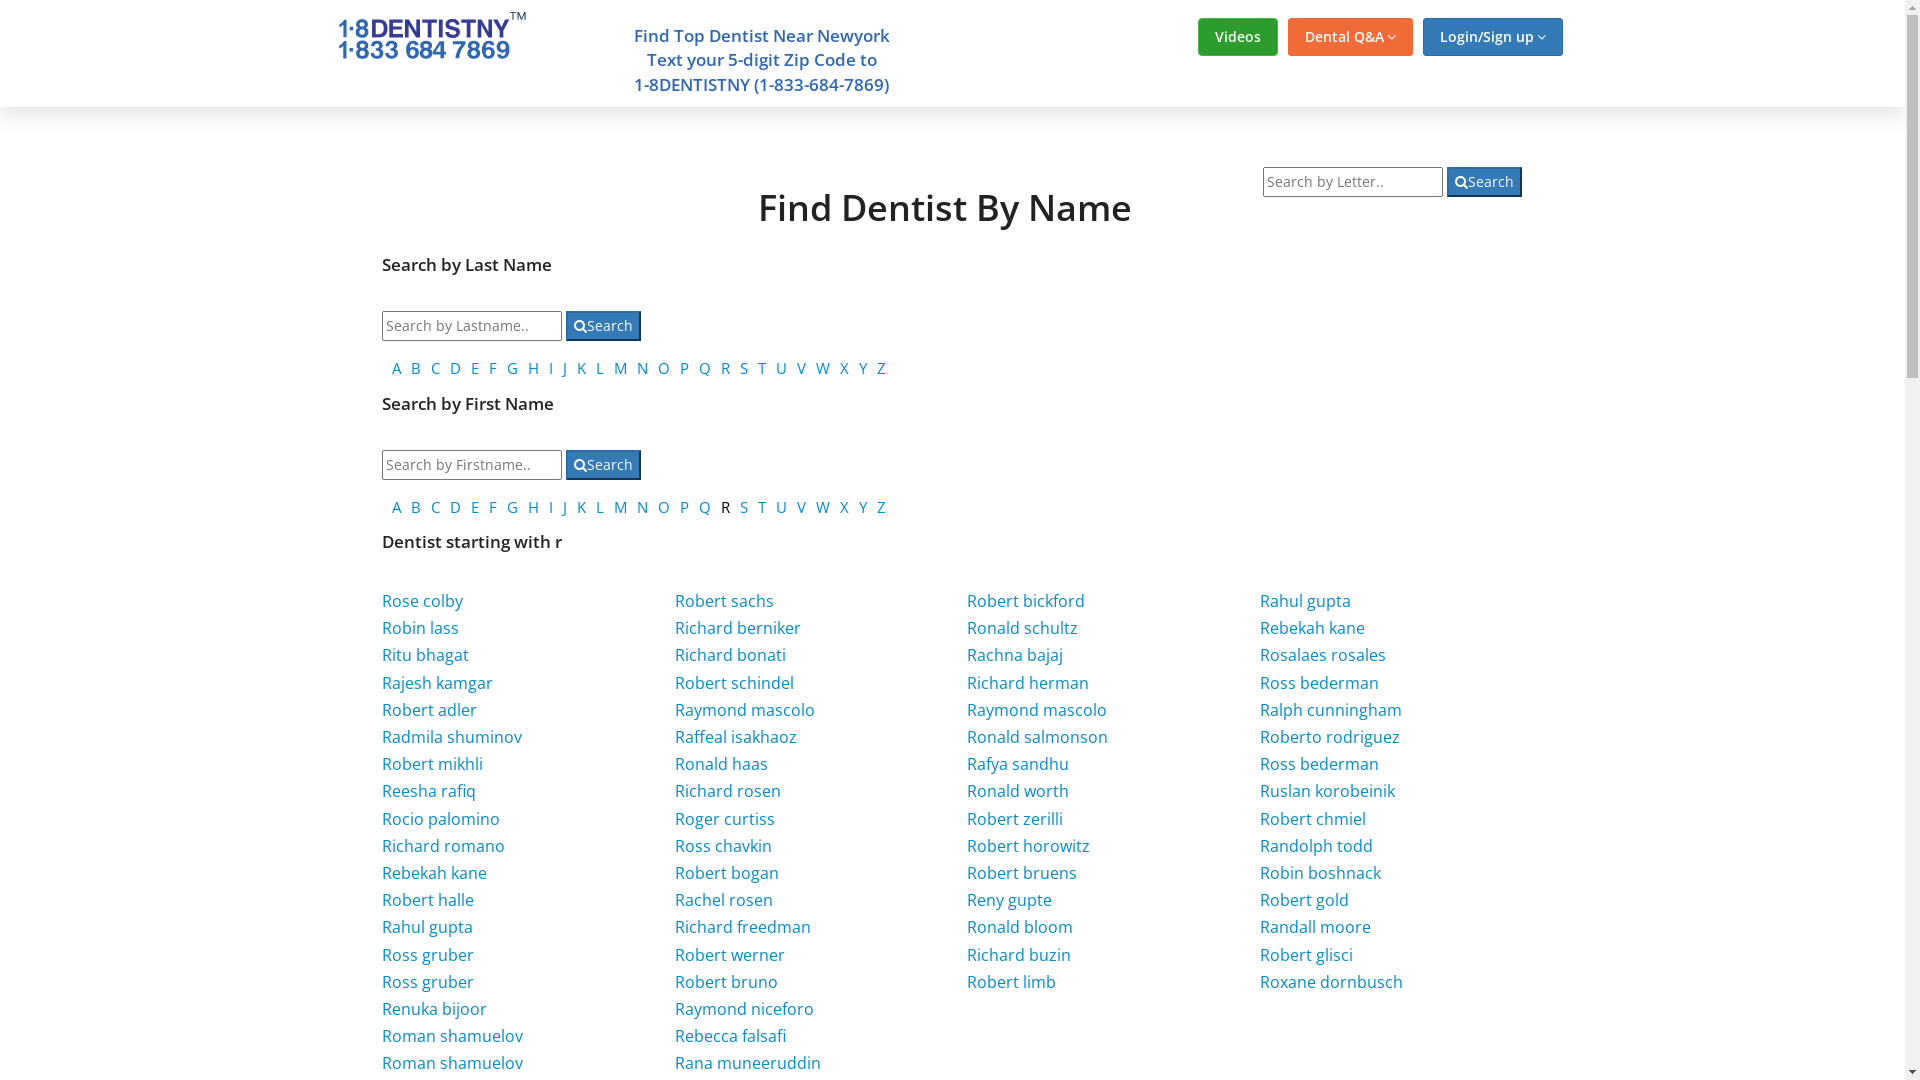 The image size is (1920, 1080). I want to click on 'Ronald haas', so click(720, 763).